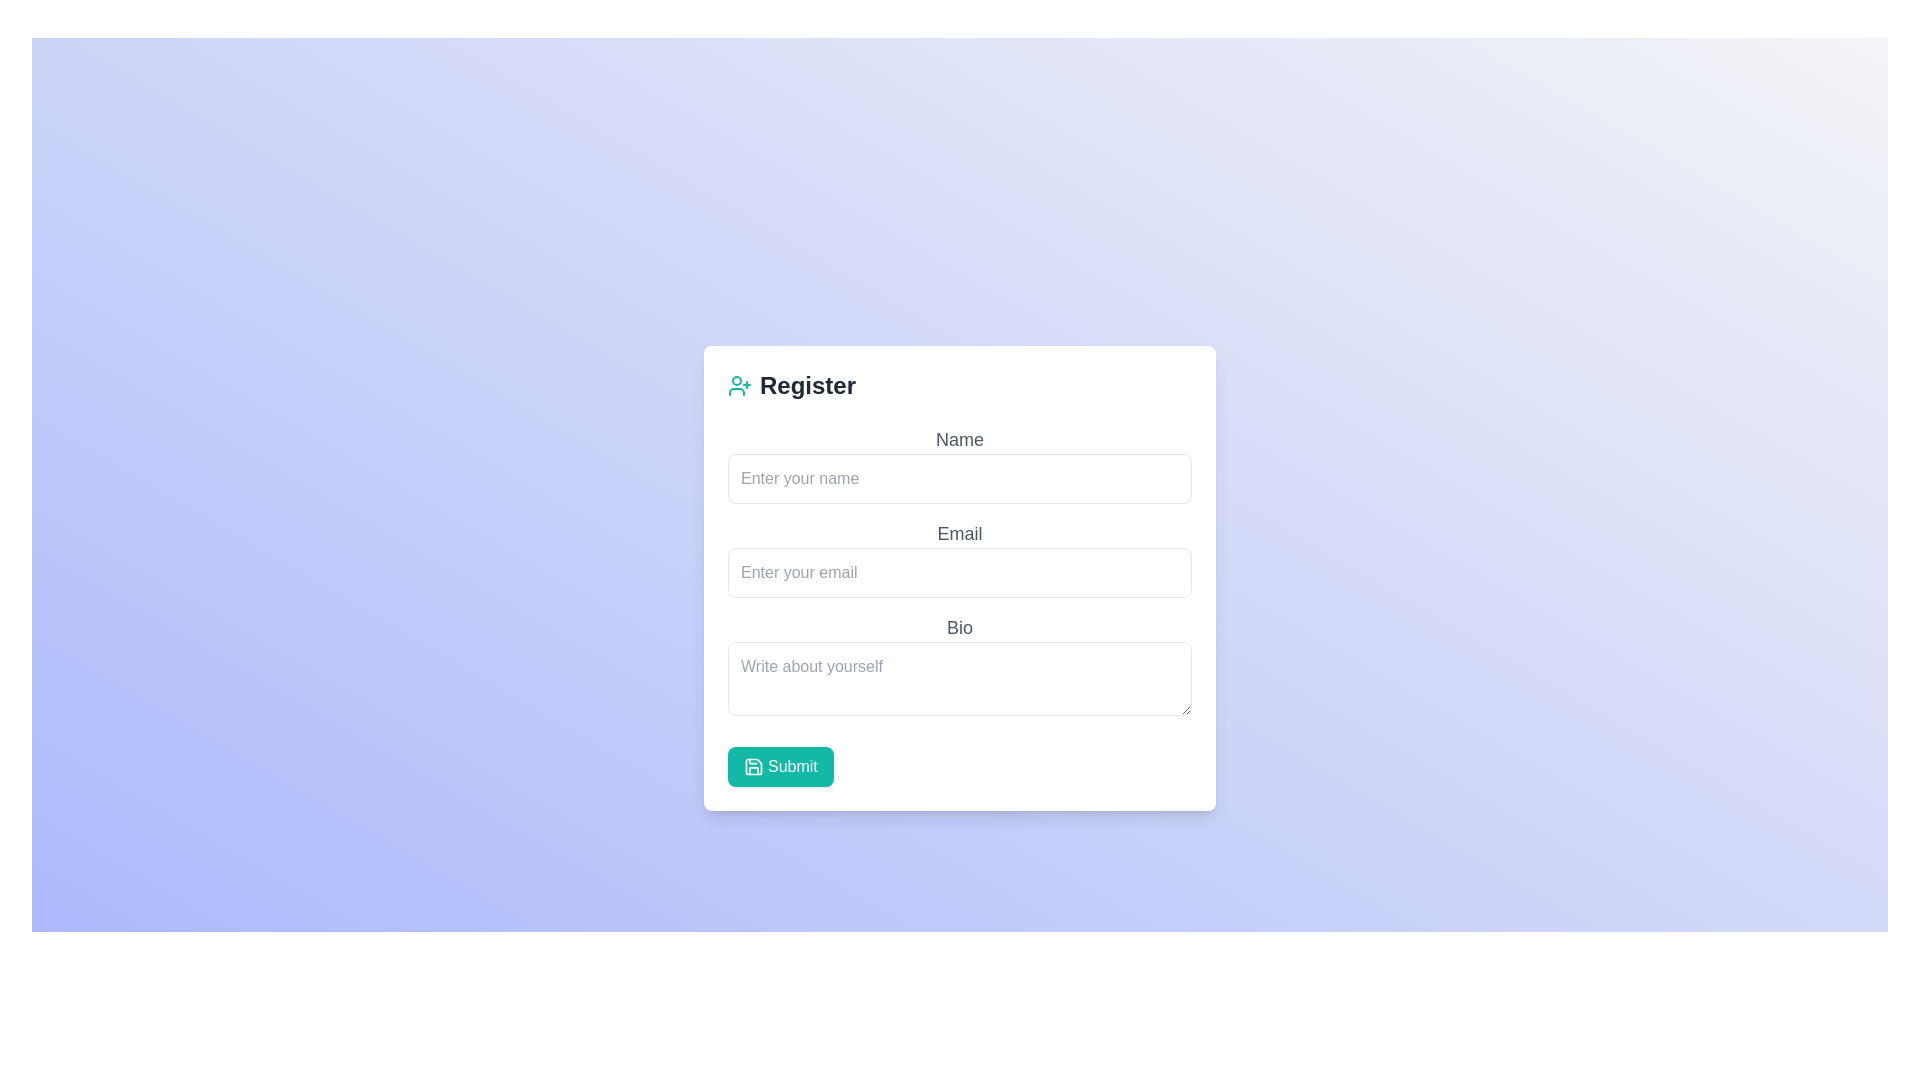  What do you see at coordinates (738, 385) in the screenshot?
I see `the teal-colored user icon with an addition symbol located at the far left of the 'Register' header` at bounding box center [738, 385].